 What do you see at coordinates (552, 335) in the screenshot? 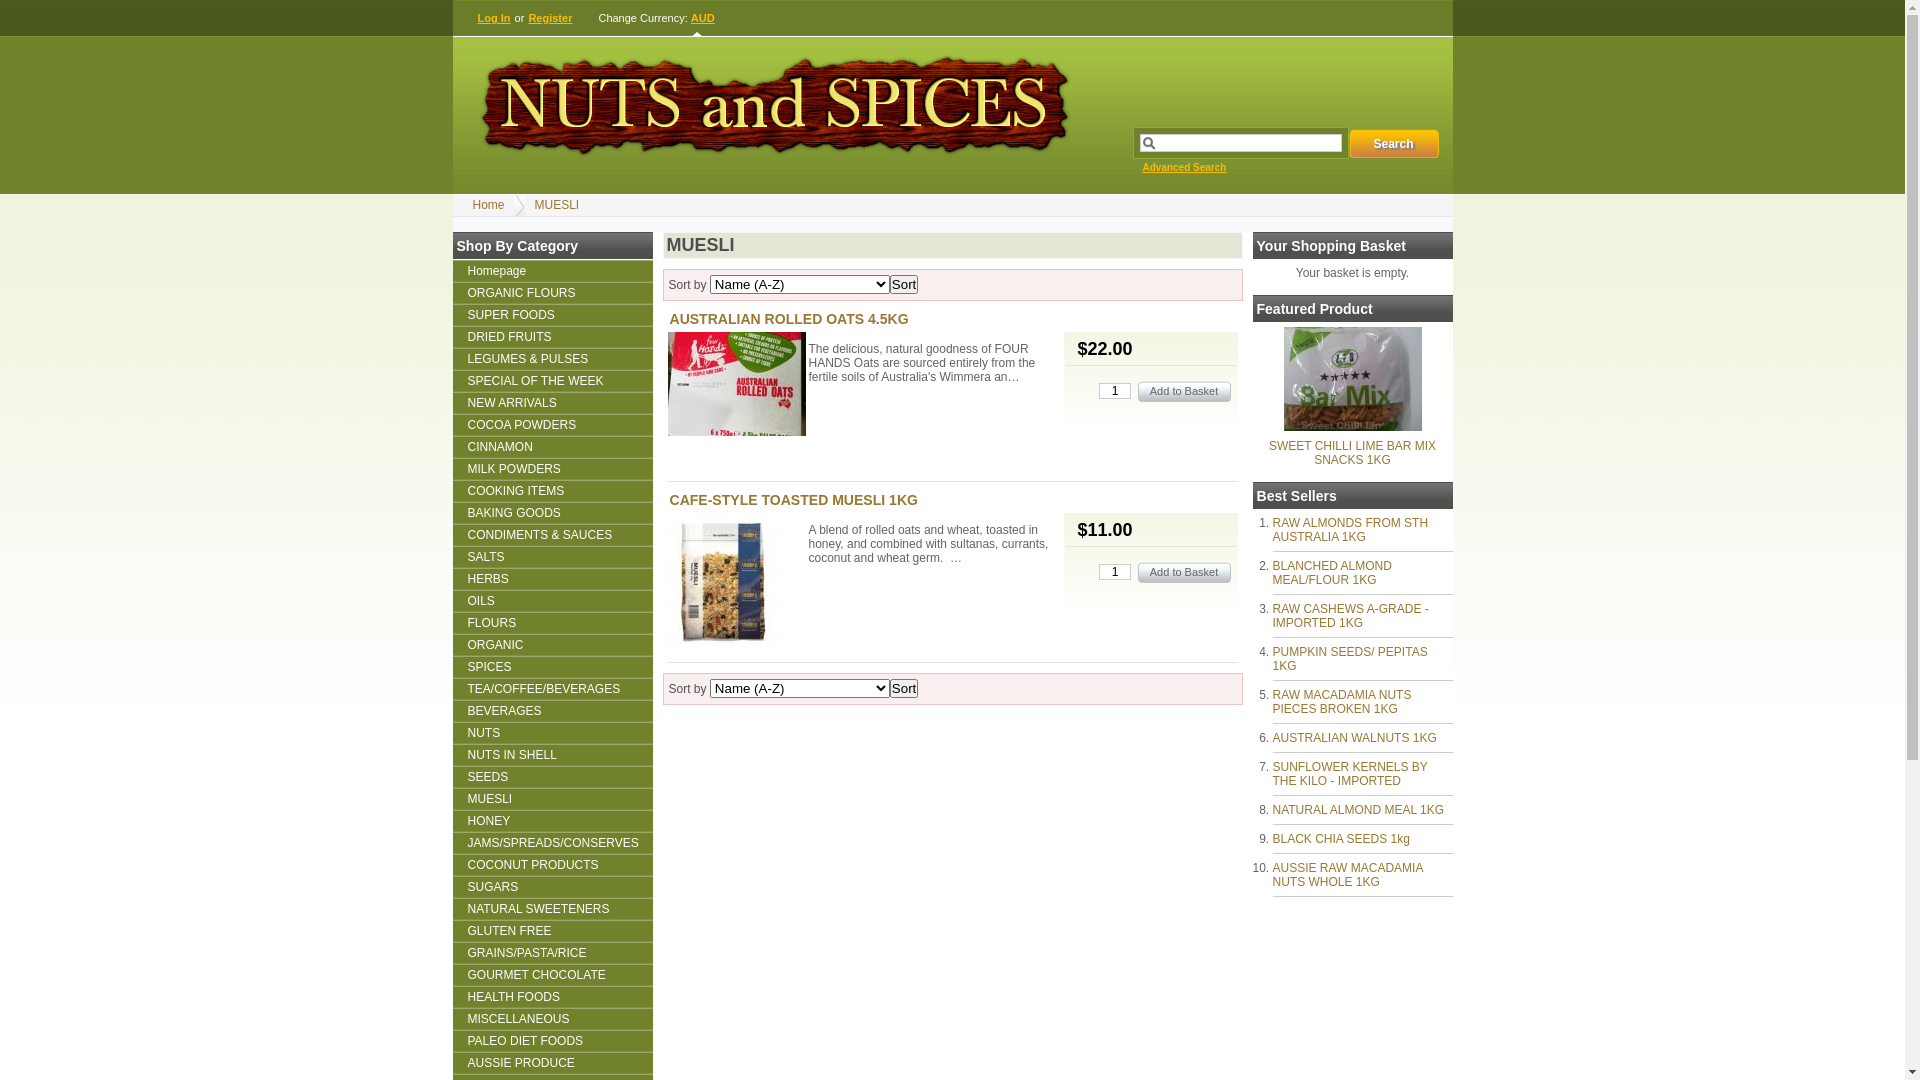
I see `'DRIED FRUITS'` at bounding box center [552, 335].